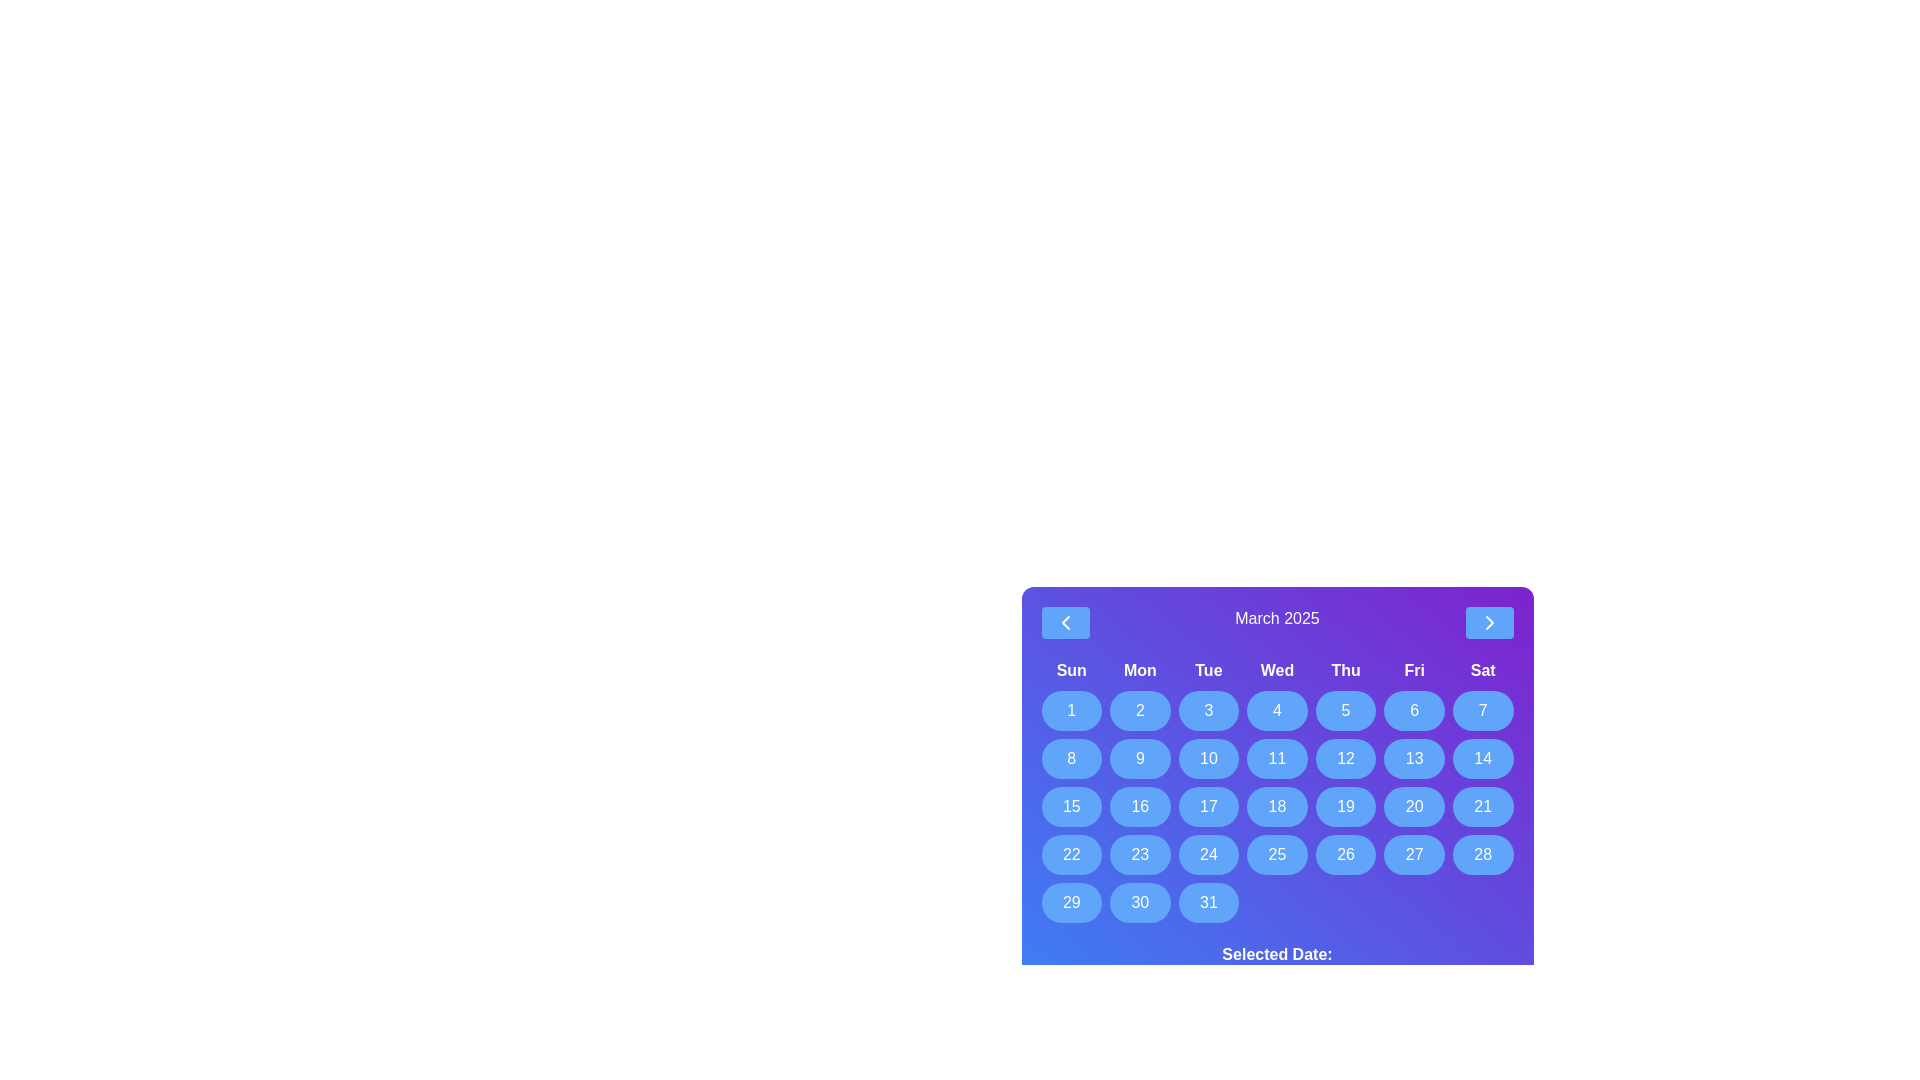 This screenshot has width=1920, height=1080. Describe the element at coordinates (1207, 671) in the screenshot. I see `the text label indicating 'Tuesday' in the calendar interface, which is located in the top row under the month header 'March 2025.'` at that location.